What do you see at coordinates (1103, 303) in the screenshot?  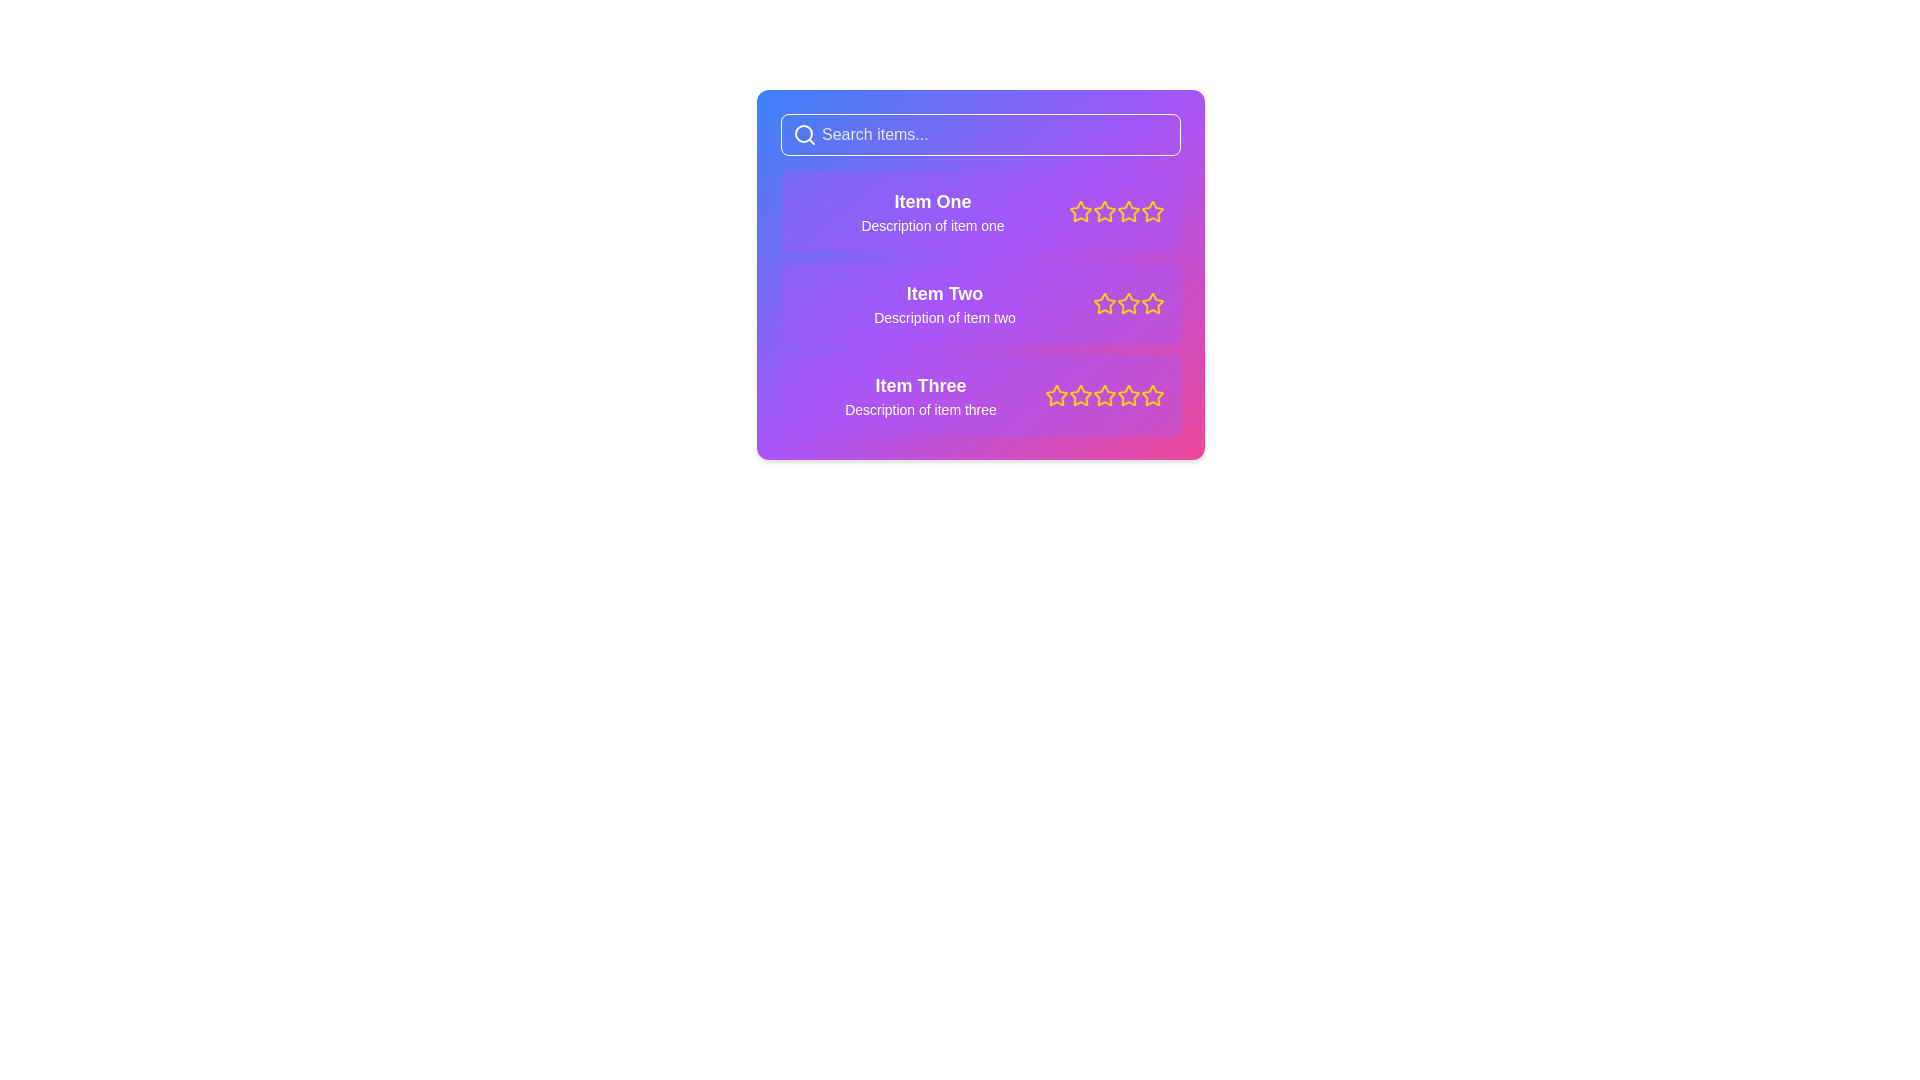 I see `the first yellow outlined star icon in the rating section associated with 'Item Two'` at bounding box center [1103, 303].